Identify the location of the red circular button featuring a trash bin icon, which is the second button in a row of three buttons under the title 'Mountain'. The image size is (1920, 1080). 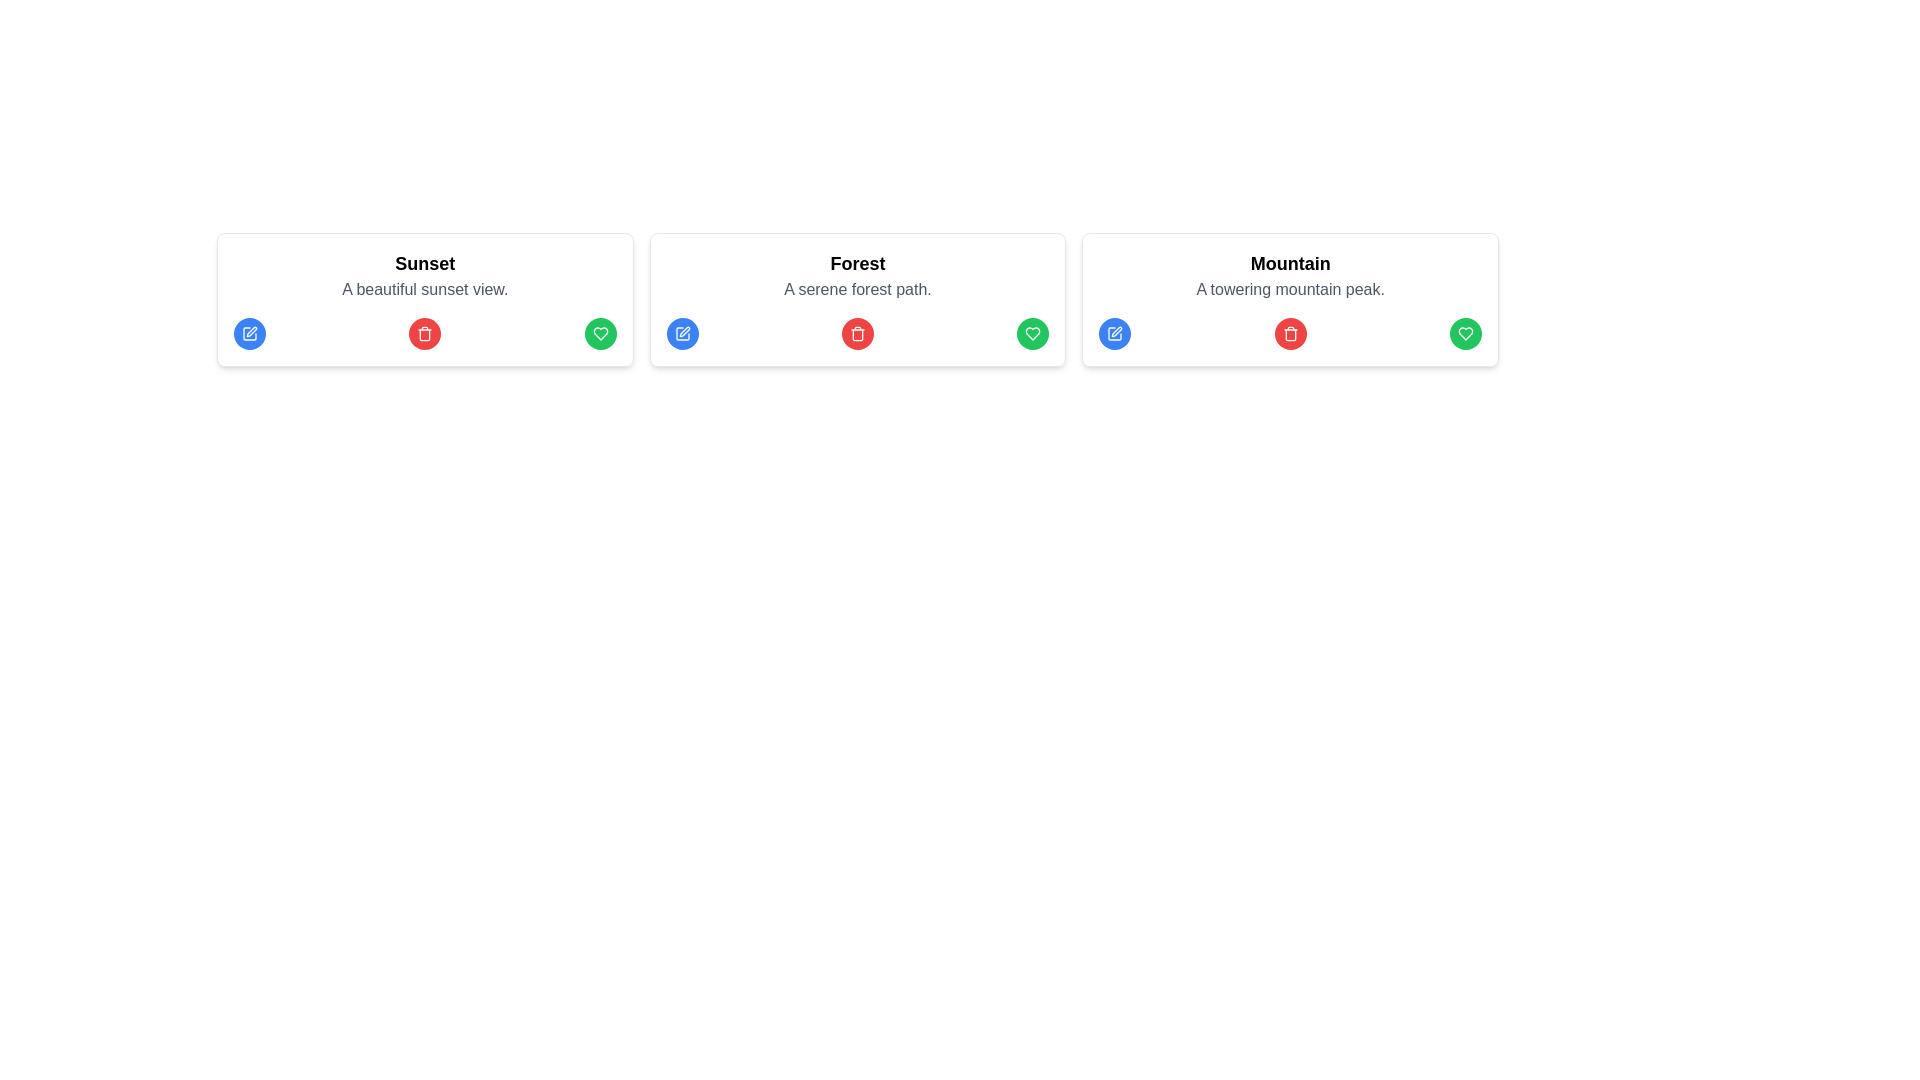
(1290, 333).